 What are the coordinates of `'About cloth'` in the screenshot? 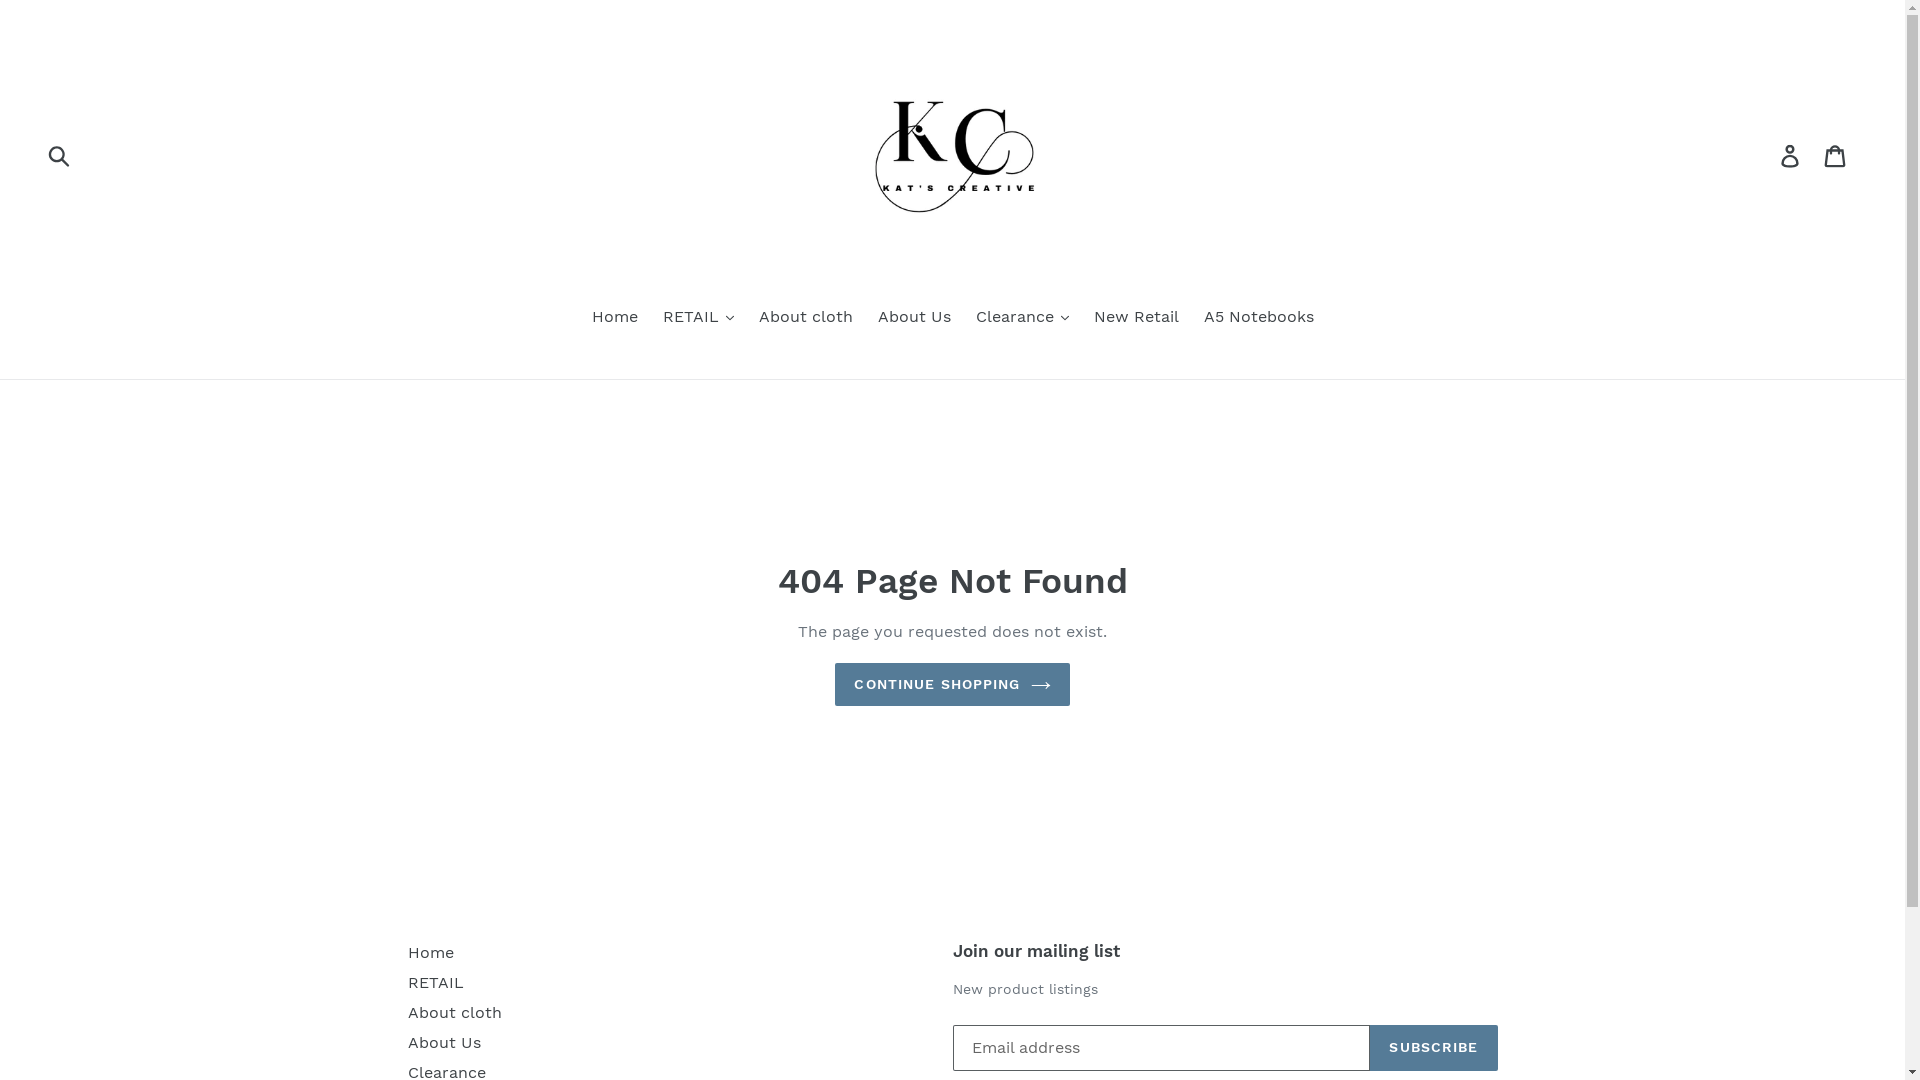 It's located at (454, 1012).